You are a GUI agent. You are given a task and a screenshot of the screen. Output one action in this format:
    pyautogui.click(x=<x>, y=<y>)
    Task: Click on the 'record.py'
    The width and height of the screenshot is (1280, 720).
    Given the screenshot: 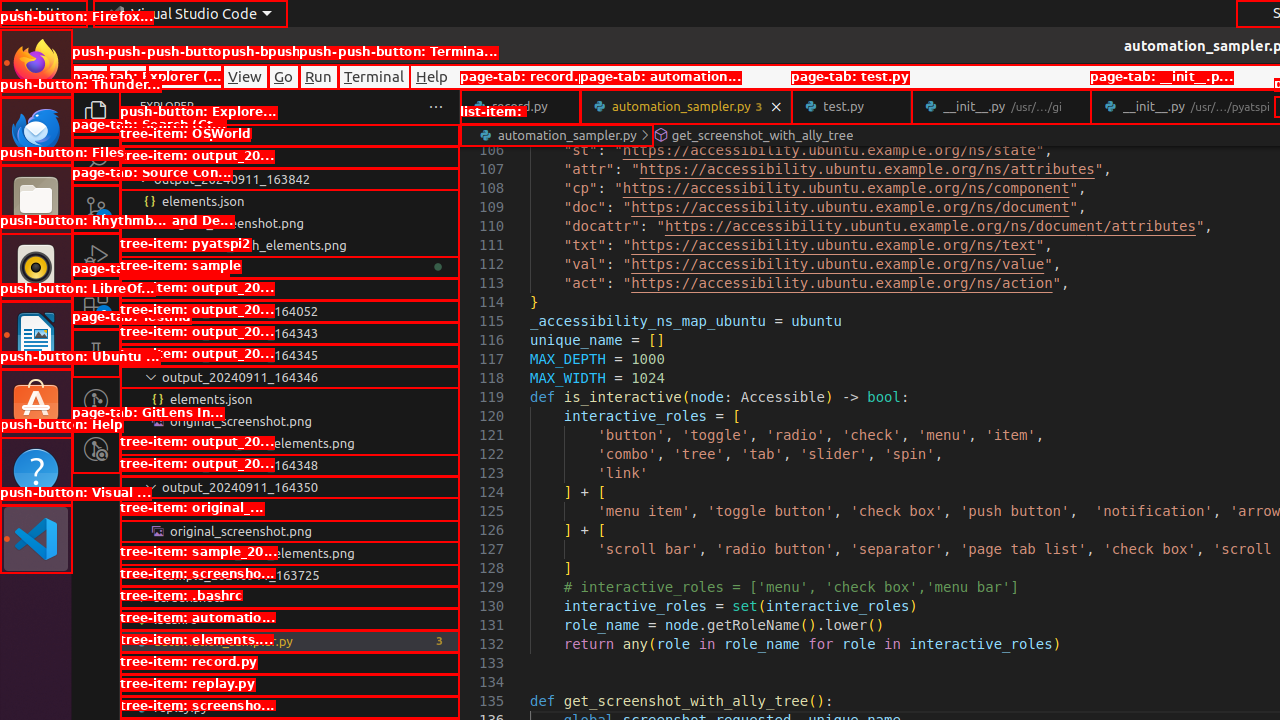 What is the action you would take?
    pyautogui.click(x=288, y=684)
    